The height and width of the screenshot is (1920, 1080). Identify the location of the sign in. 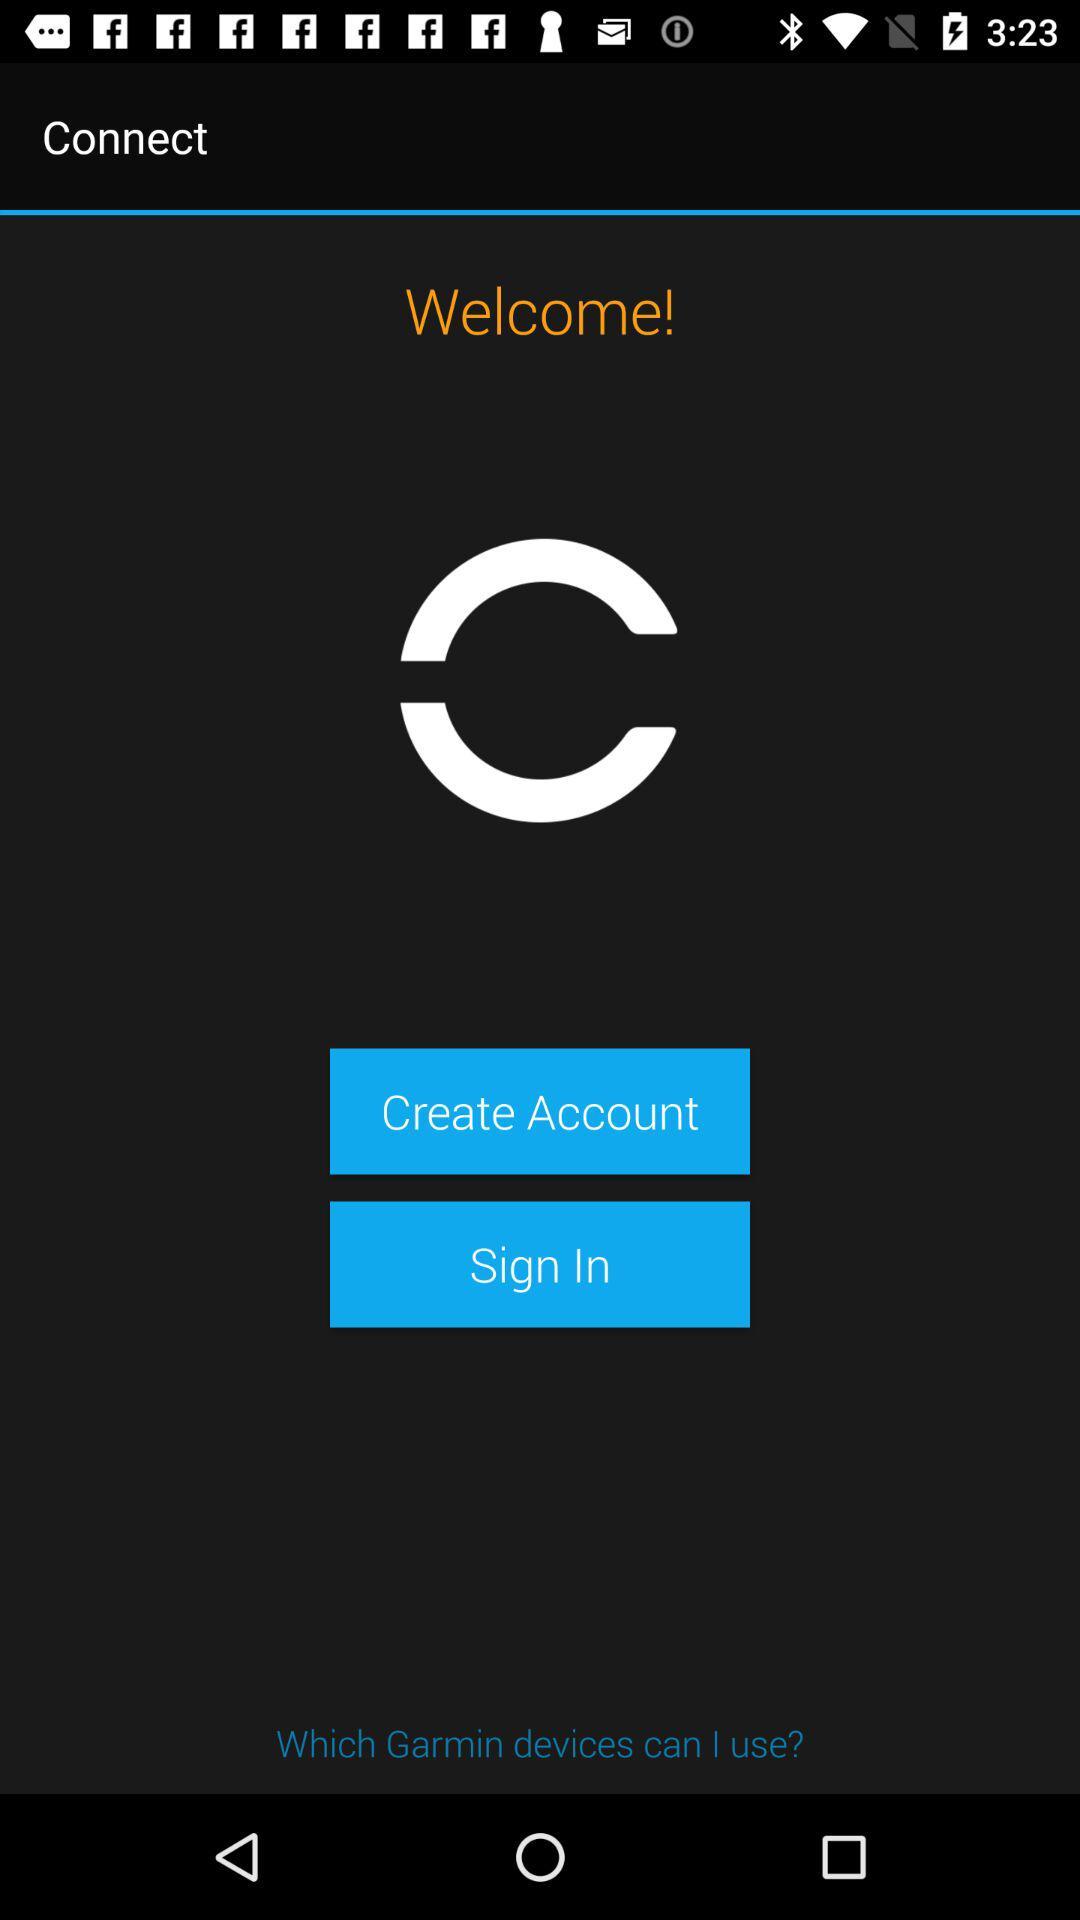
(540, 1263).